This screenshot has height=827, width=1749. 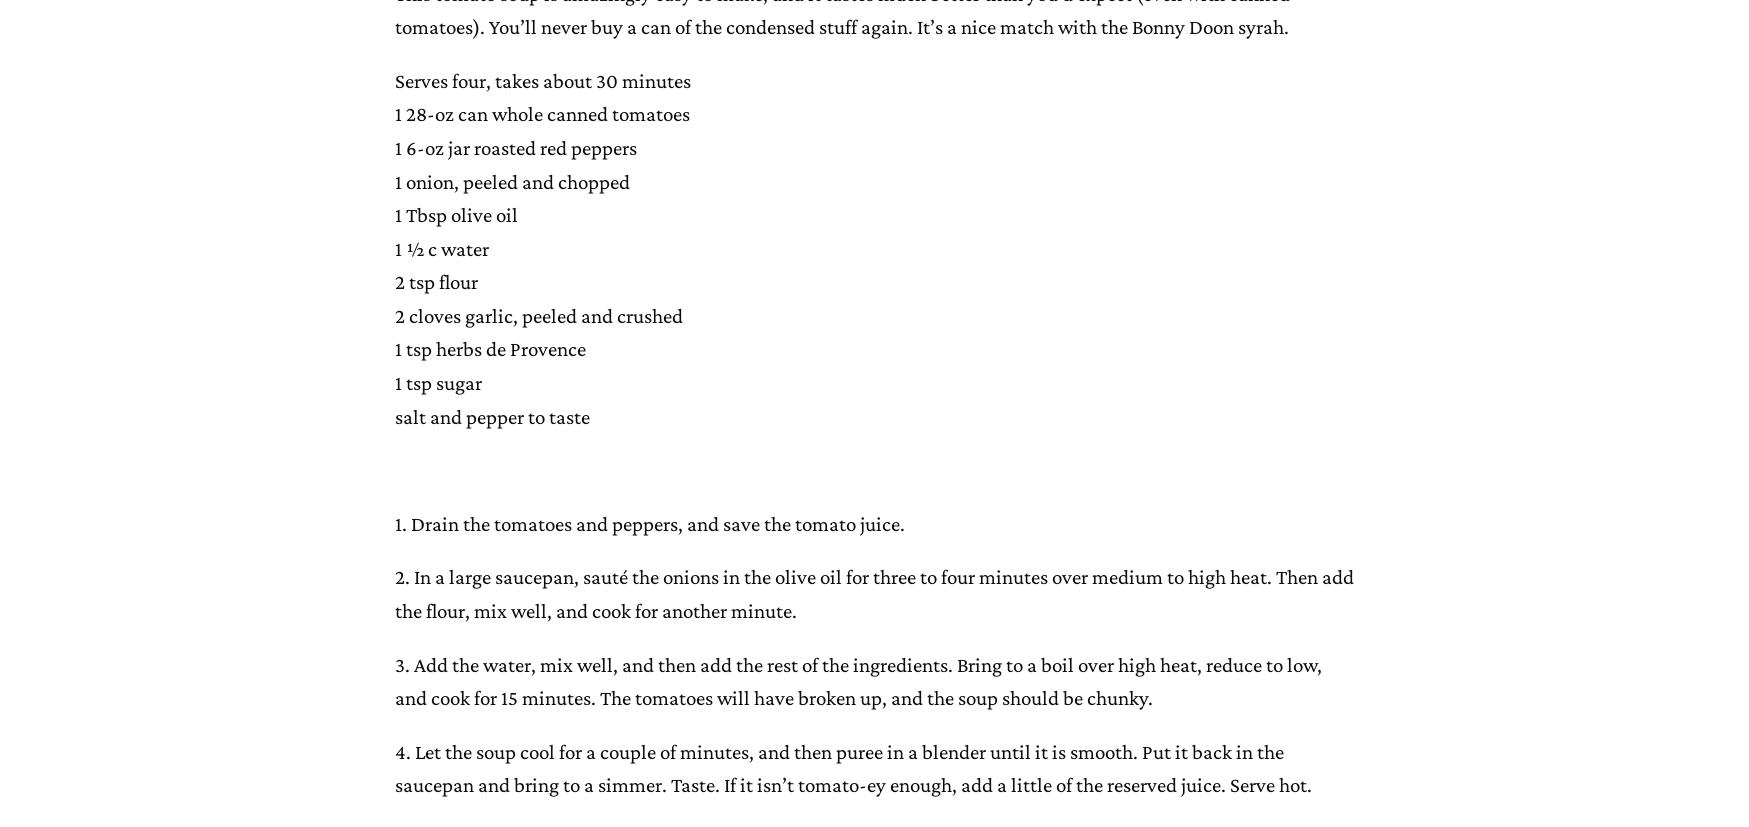 What do you see at coordinates (540, 112) in the screenshot?
I see `'1 28-oz can whole canned tomatoes'` at bounding box center [540, 112].